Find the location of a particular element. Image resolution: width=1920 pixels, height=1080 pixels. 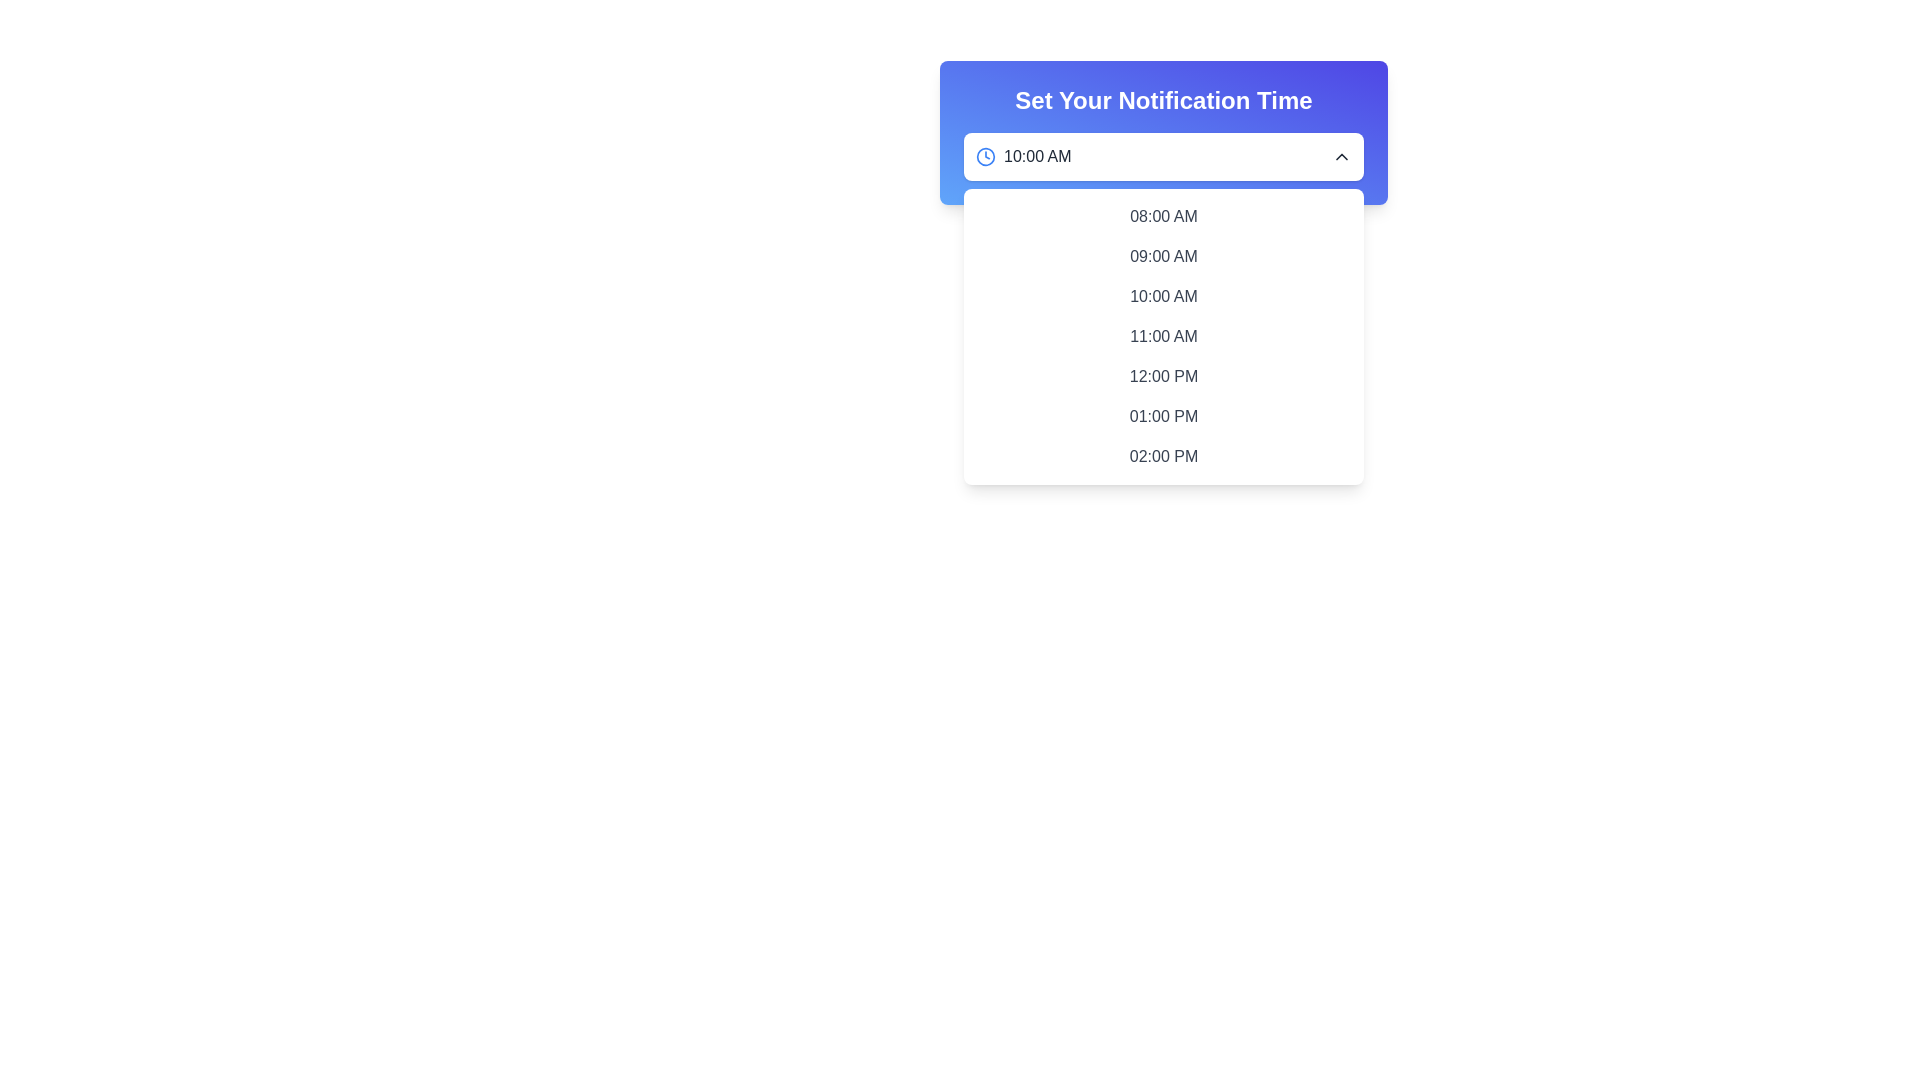

the time selection button that sets the time to '02:00 PM', which is the last option in the dropdown menu is located at coordinates (1163, 456).